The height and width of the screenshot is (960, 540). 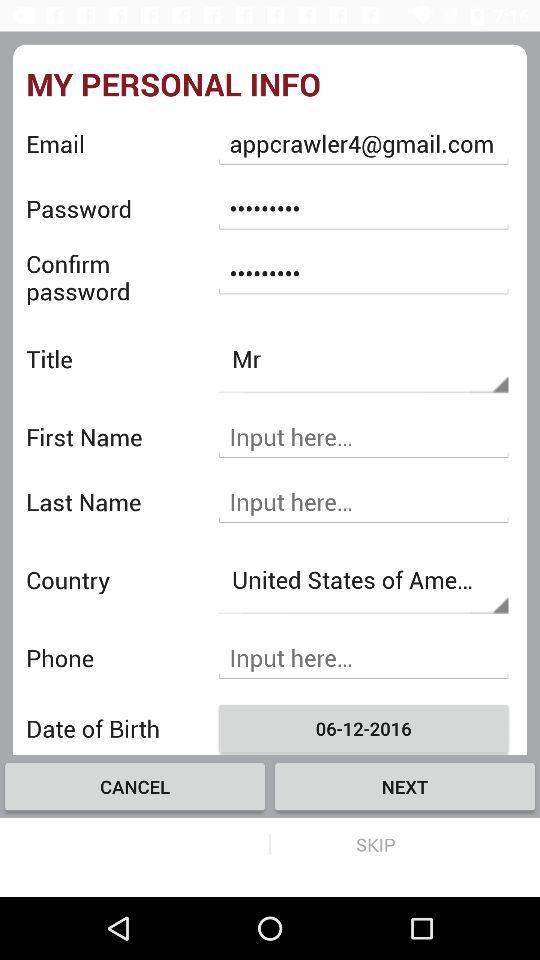 What do you see at coordinates (362, 501) in the screenshot?
I see `text` at bounding box center [362, 501].